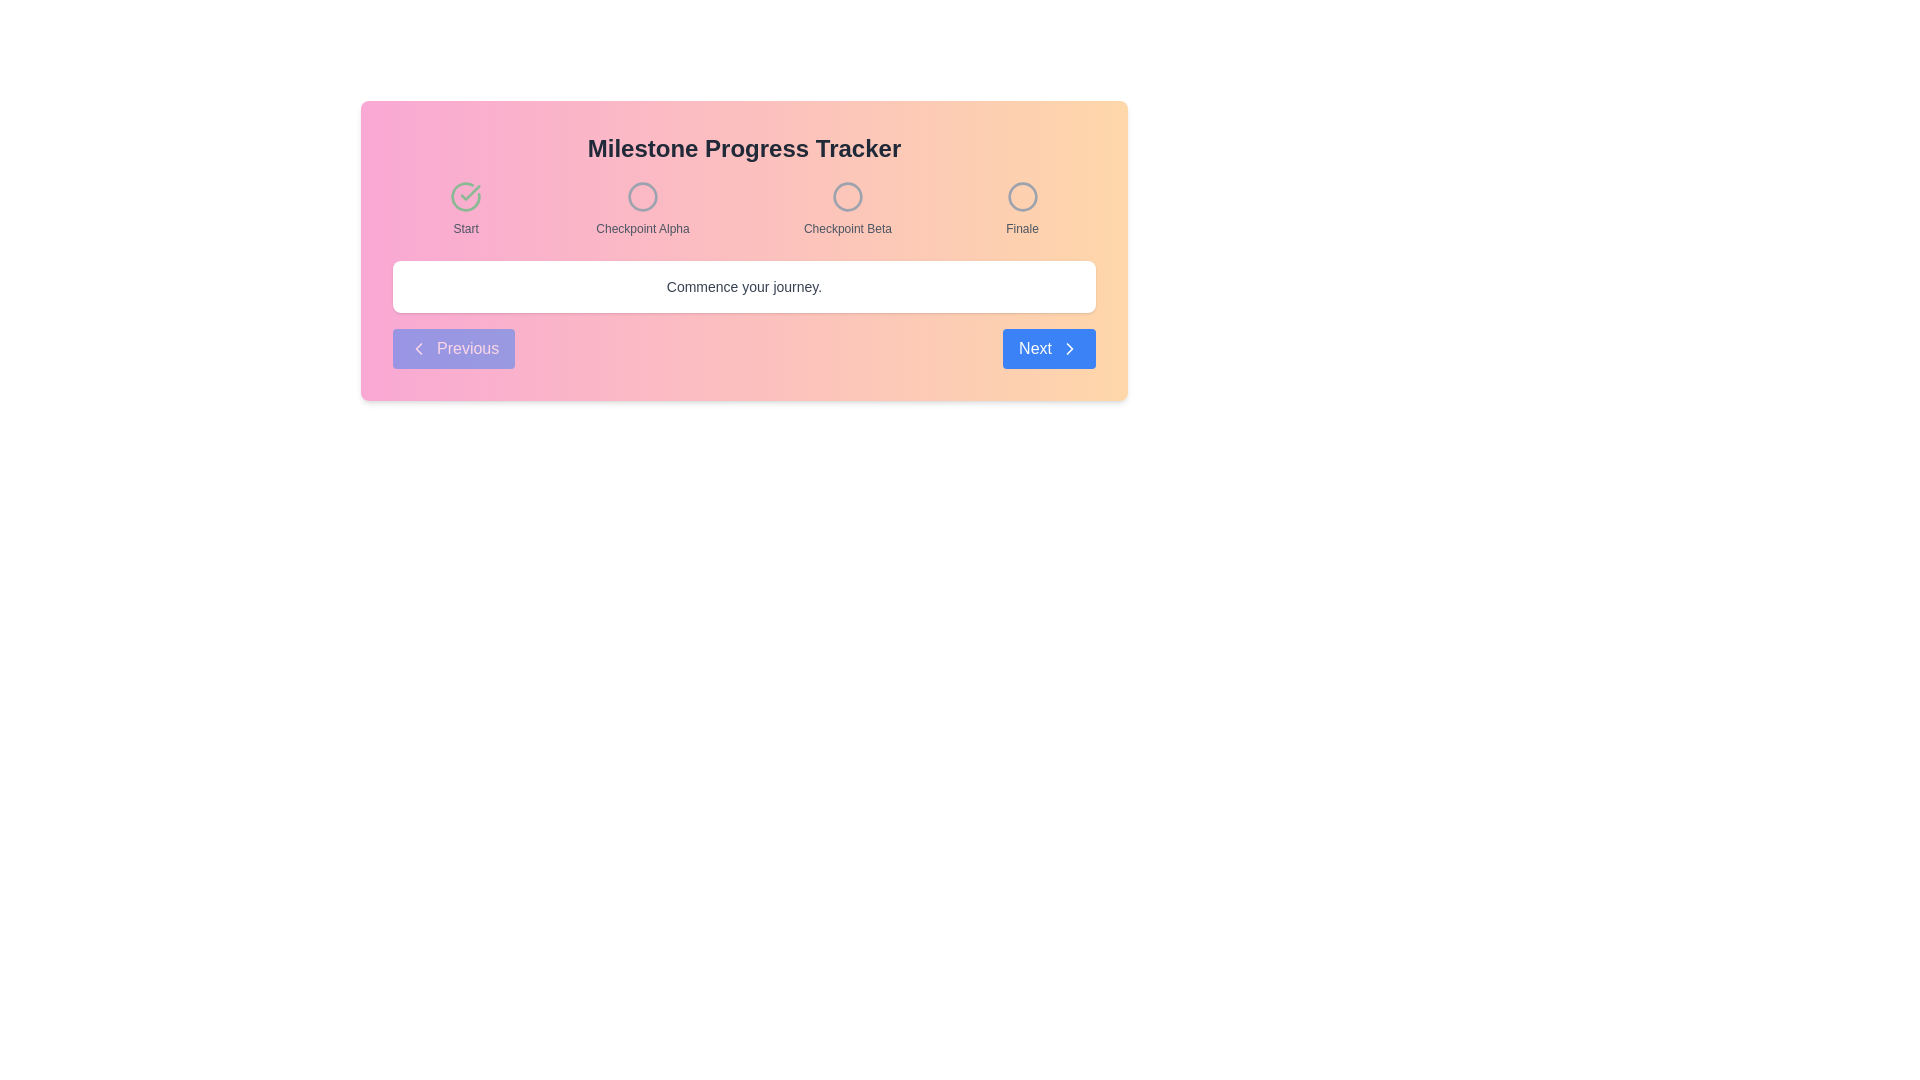  I want to click on the fourth Circular Progress Milestone labeled 'Finale' in the progress tracker interface, which is styled as a hollow circle with a gray stroke, so click(1022, 196).